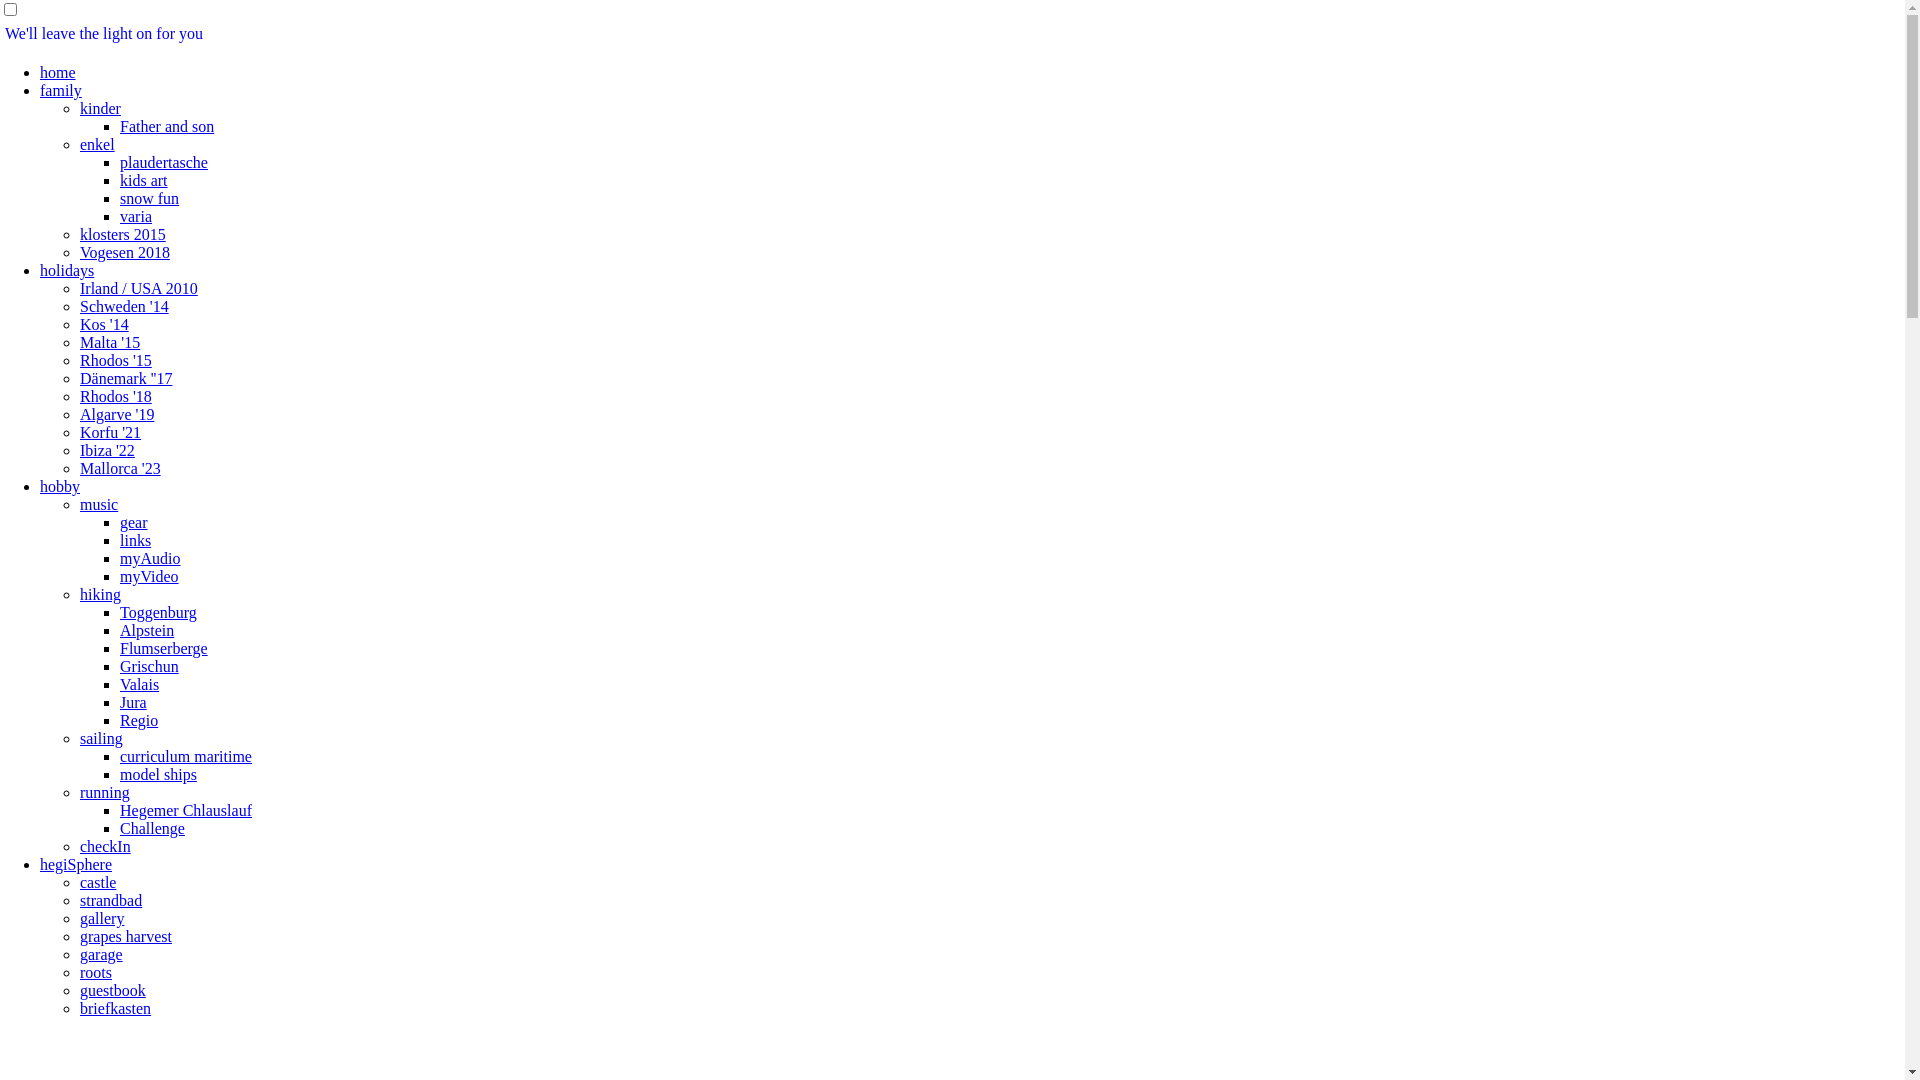  Describe the element at coordinates (103, 323) in the screenshot. I see `'Kos '14'` at that location.